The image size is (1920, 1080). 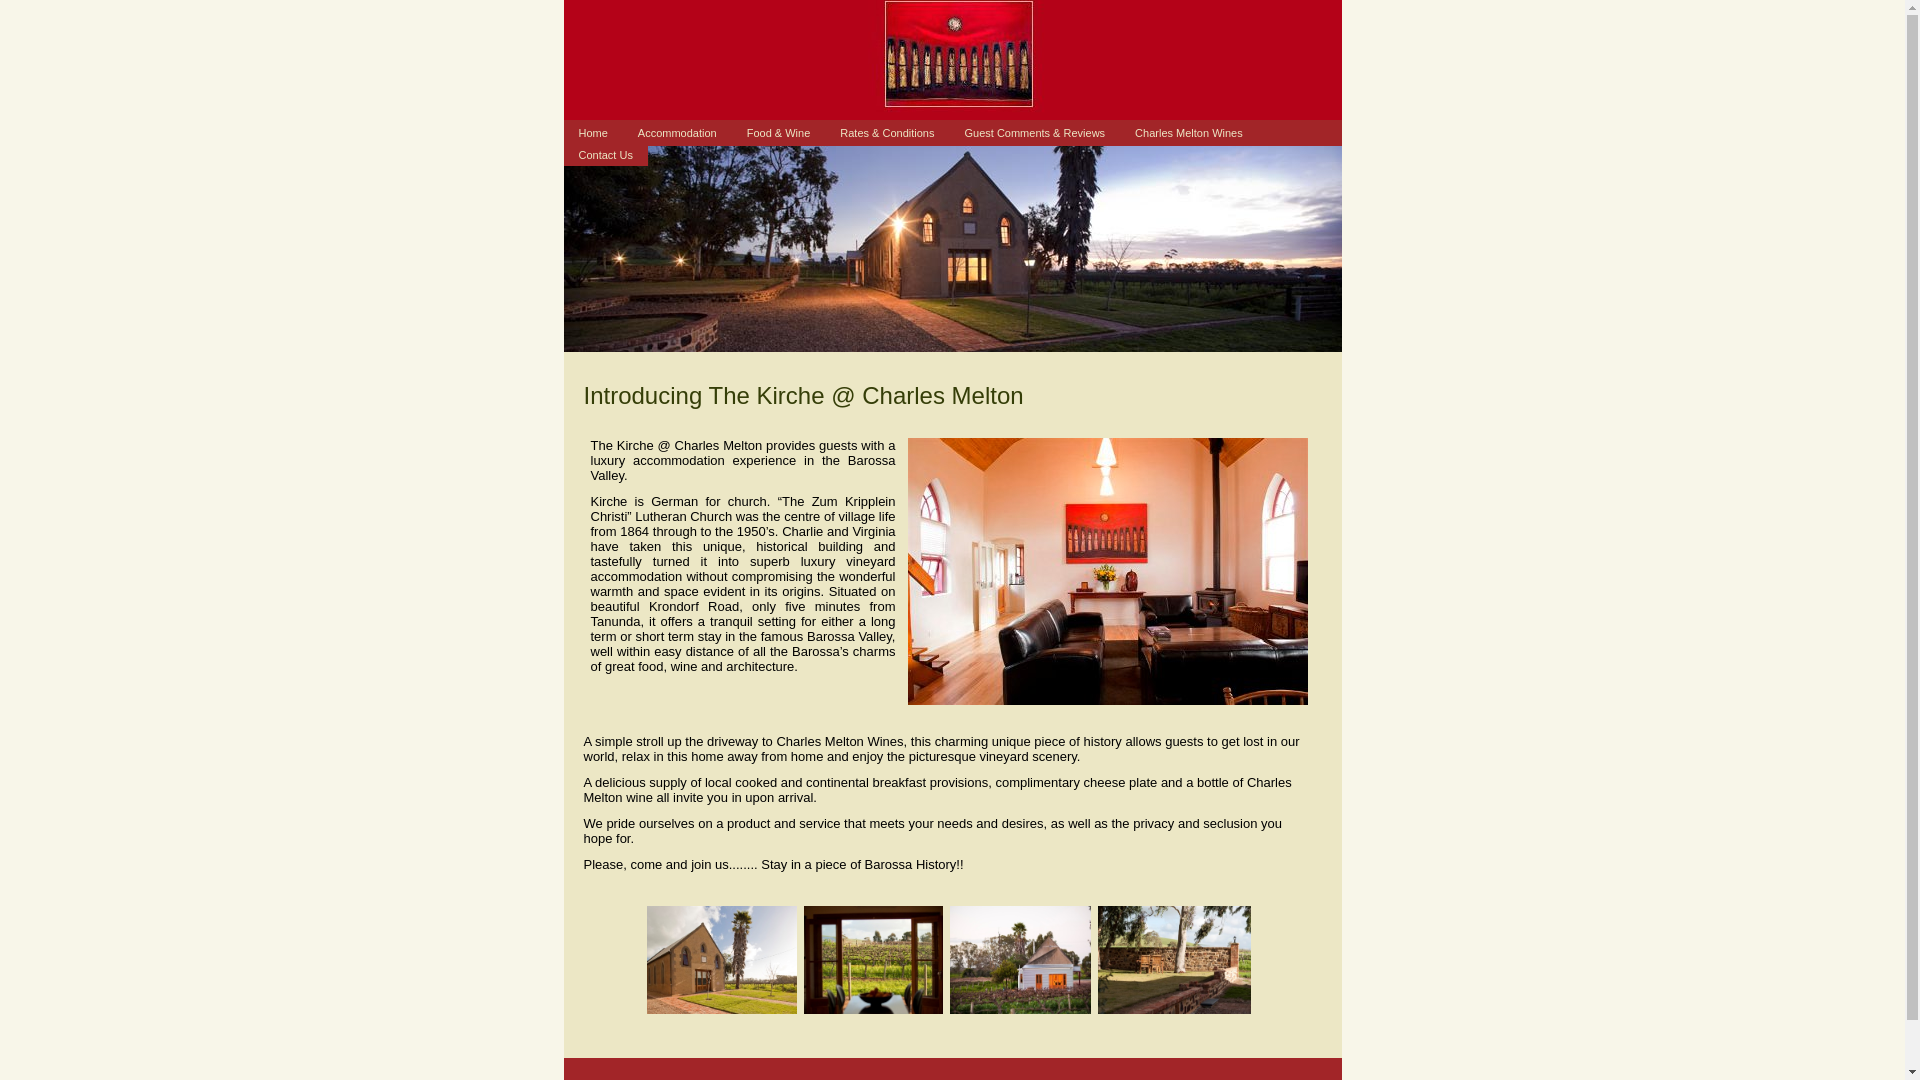 What do you see at coordinates (777, 132) in the screenshot?
I see `'Food & Wine'` at bounding box center [777, 132].